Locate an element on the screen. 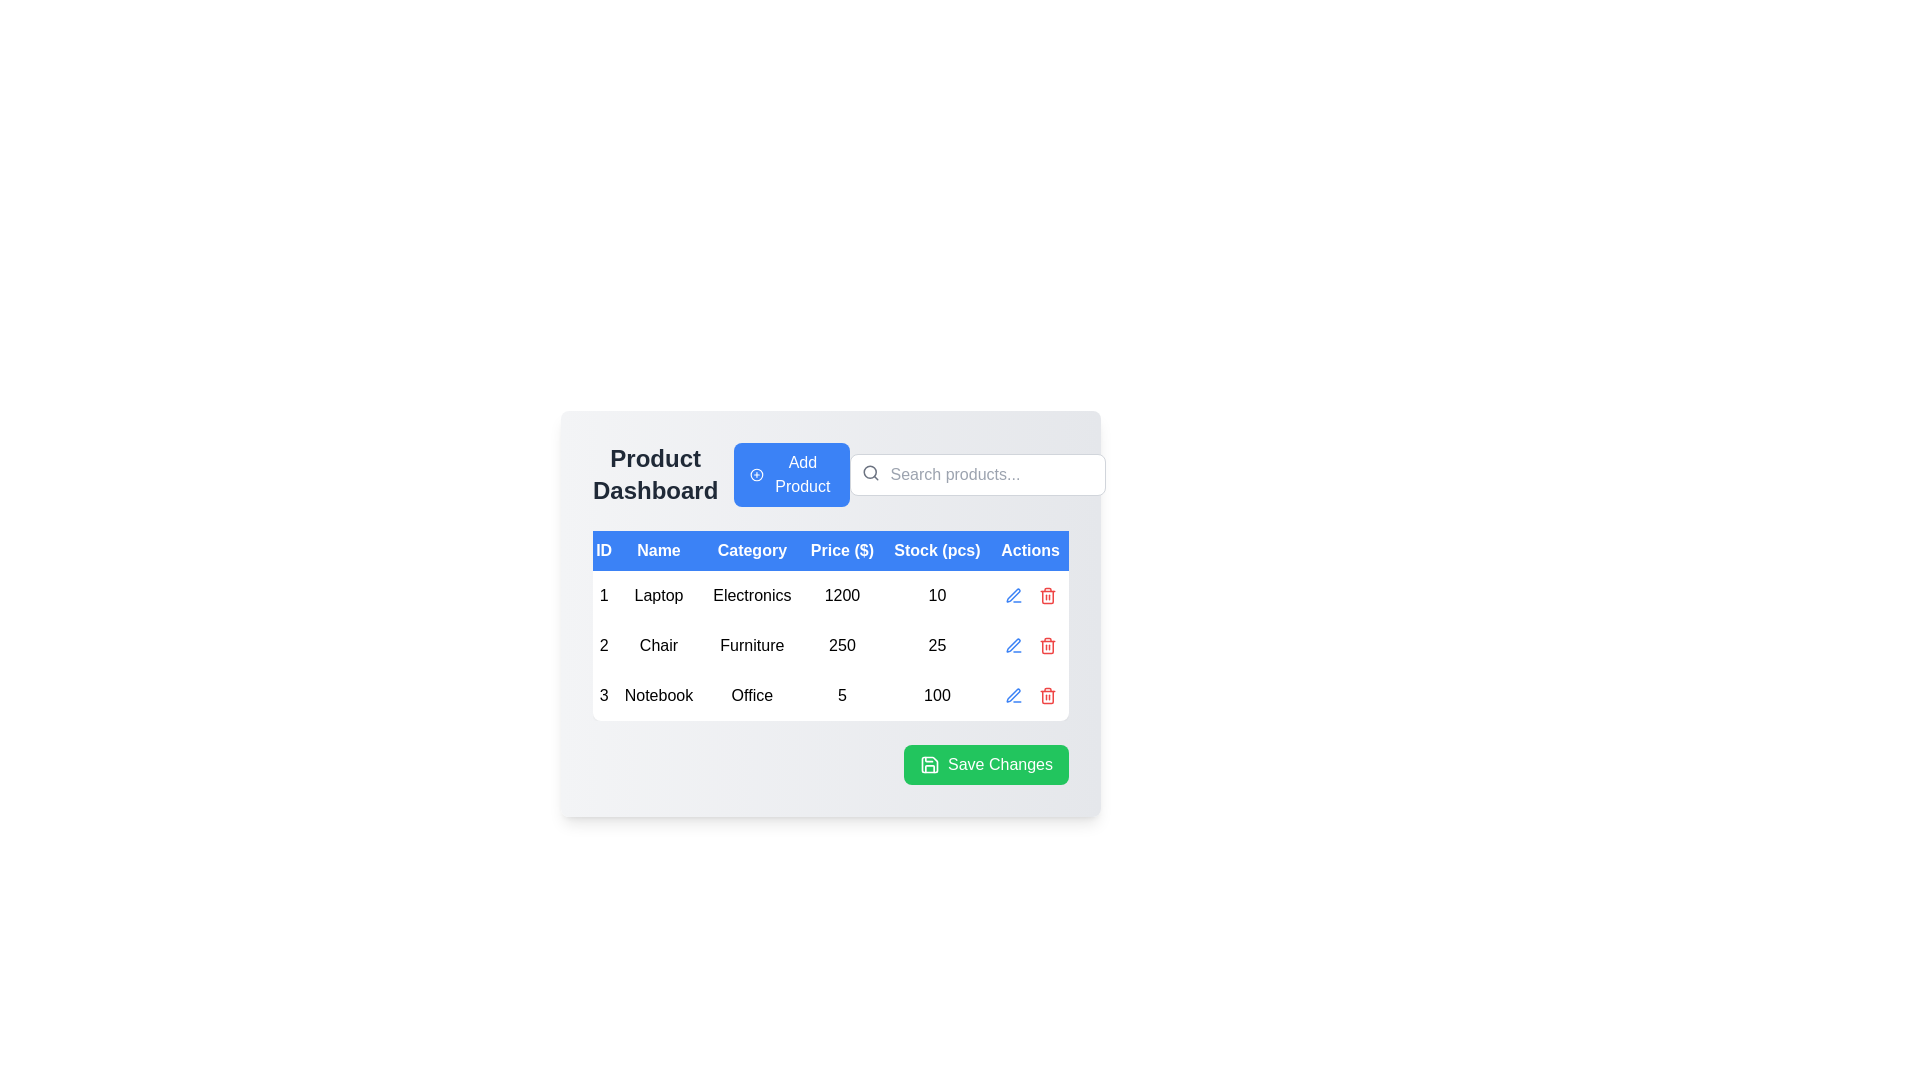 The width and height of the screenshot is (1920, 1080). the stylized pen icon in the 'Actions' column of the third row of the Product Dashboard data table is located at coordinates (1013, 694).